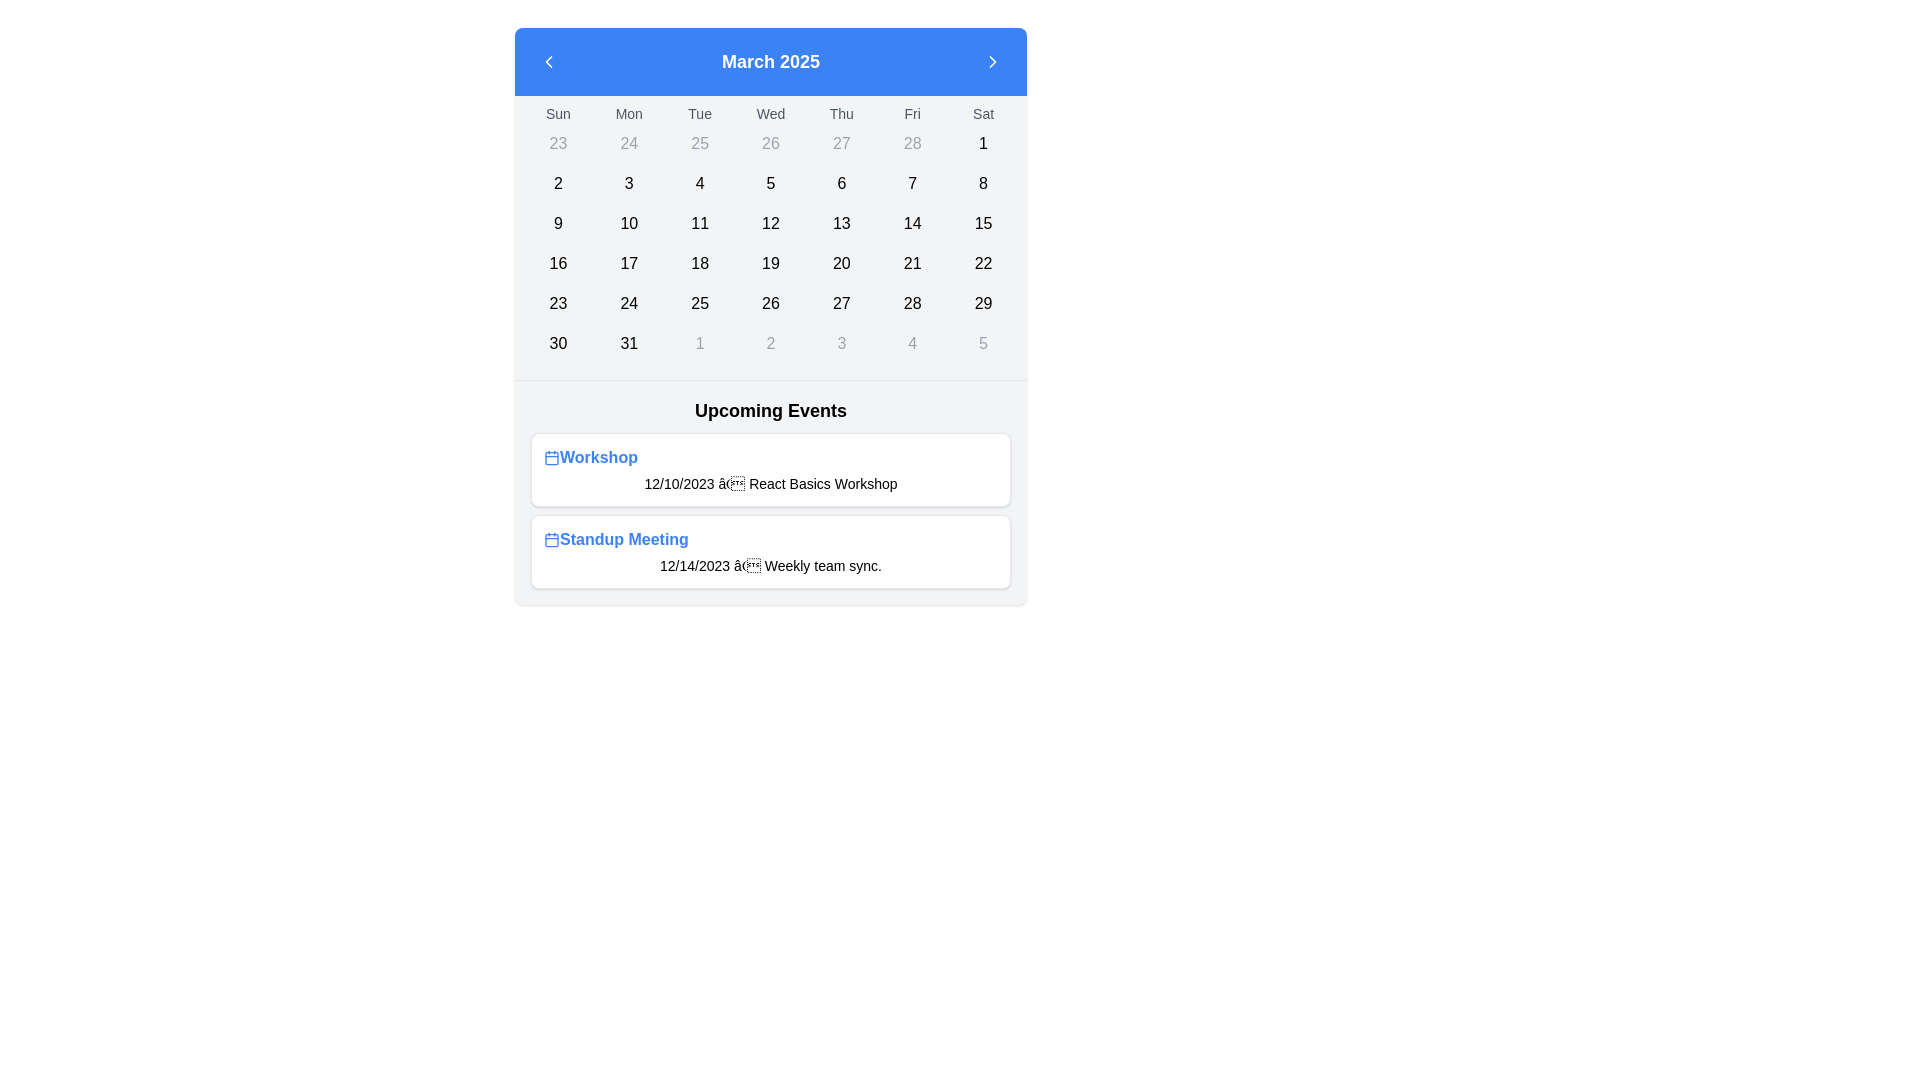  What do you see at coordinates (911, 223) in the screenshot?
I see `the square-shaped button representing the date '14' in the calendar grid` at bounding box center [911, 223].